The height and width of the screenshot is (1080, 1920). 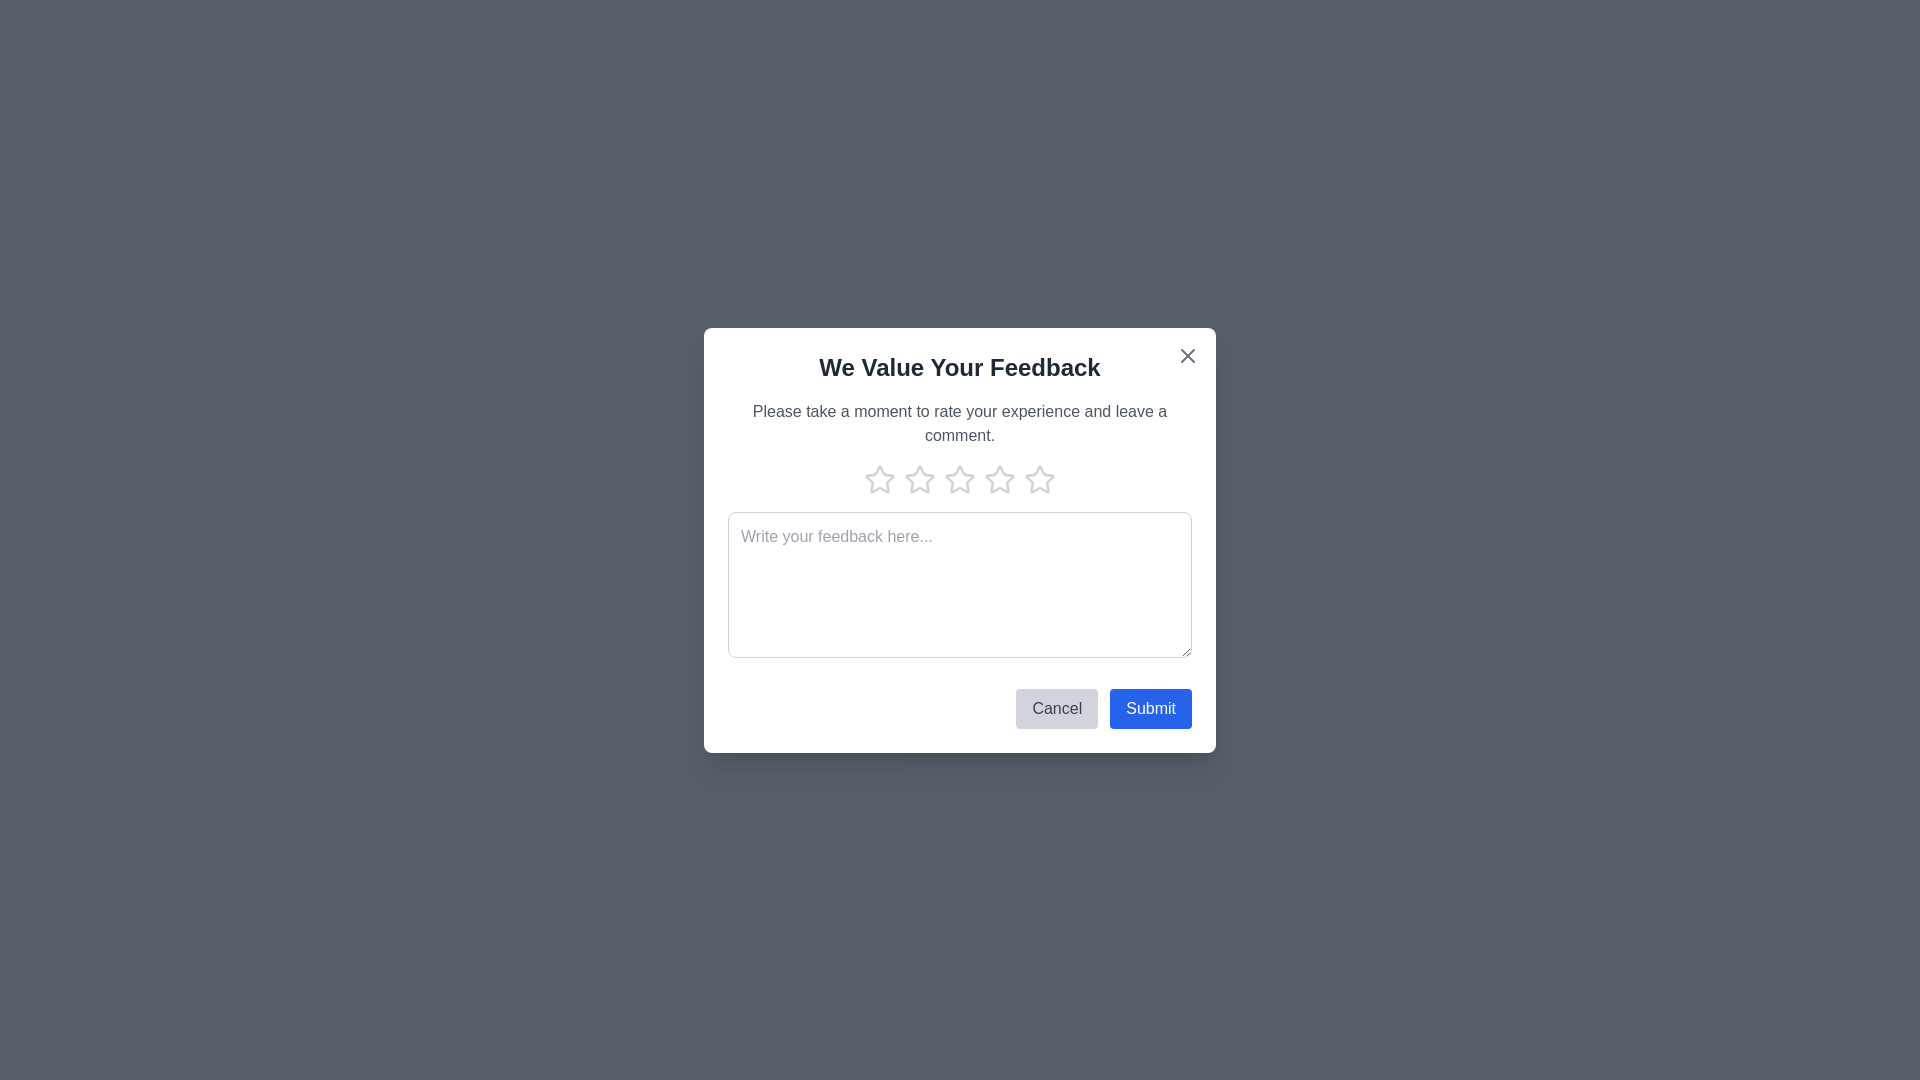 I want to click on the fourth star in the series of five hollow star icons, styled in light gray, so click(x=1040, y=478).